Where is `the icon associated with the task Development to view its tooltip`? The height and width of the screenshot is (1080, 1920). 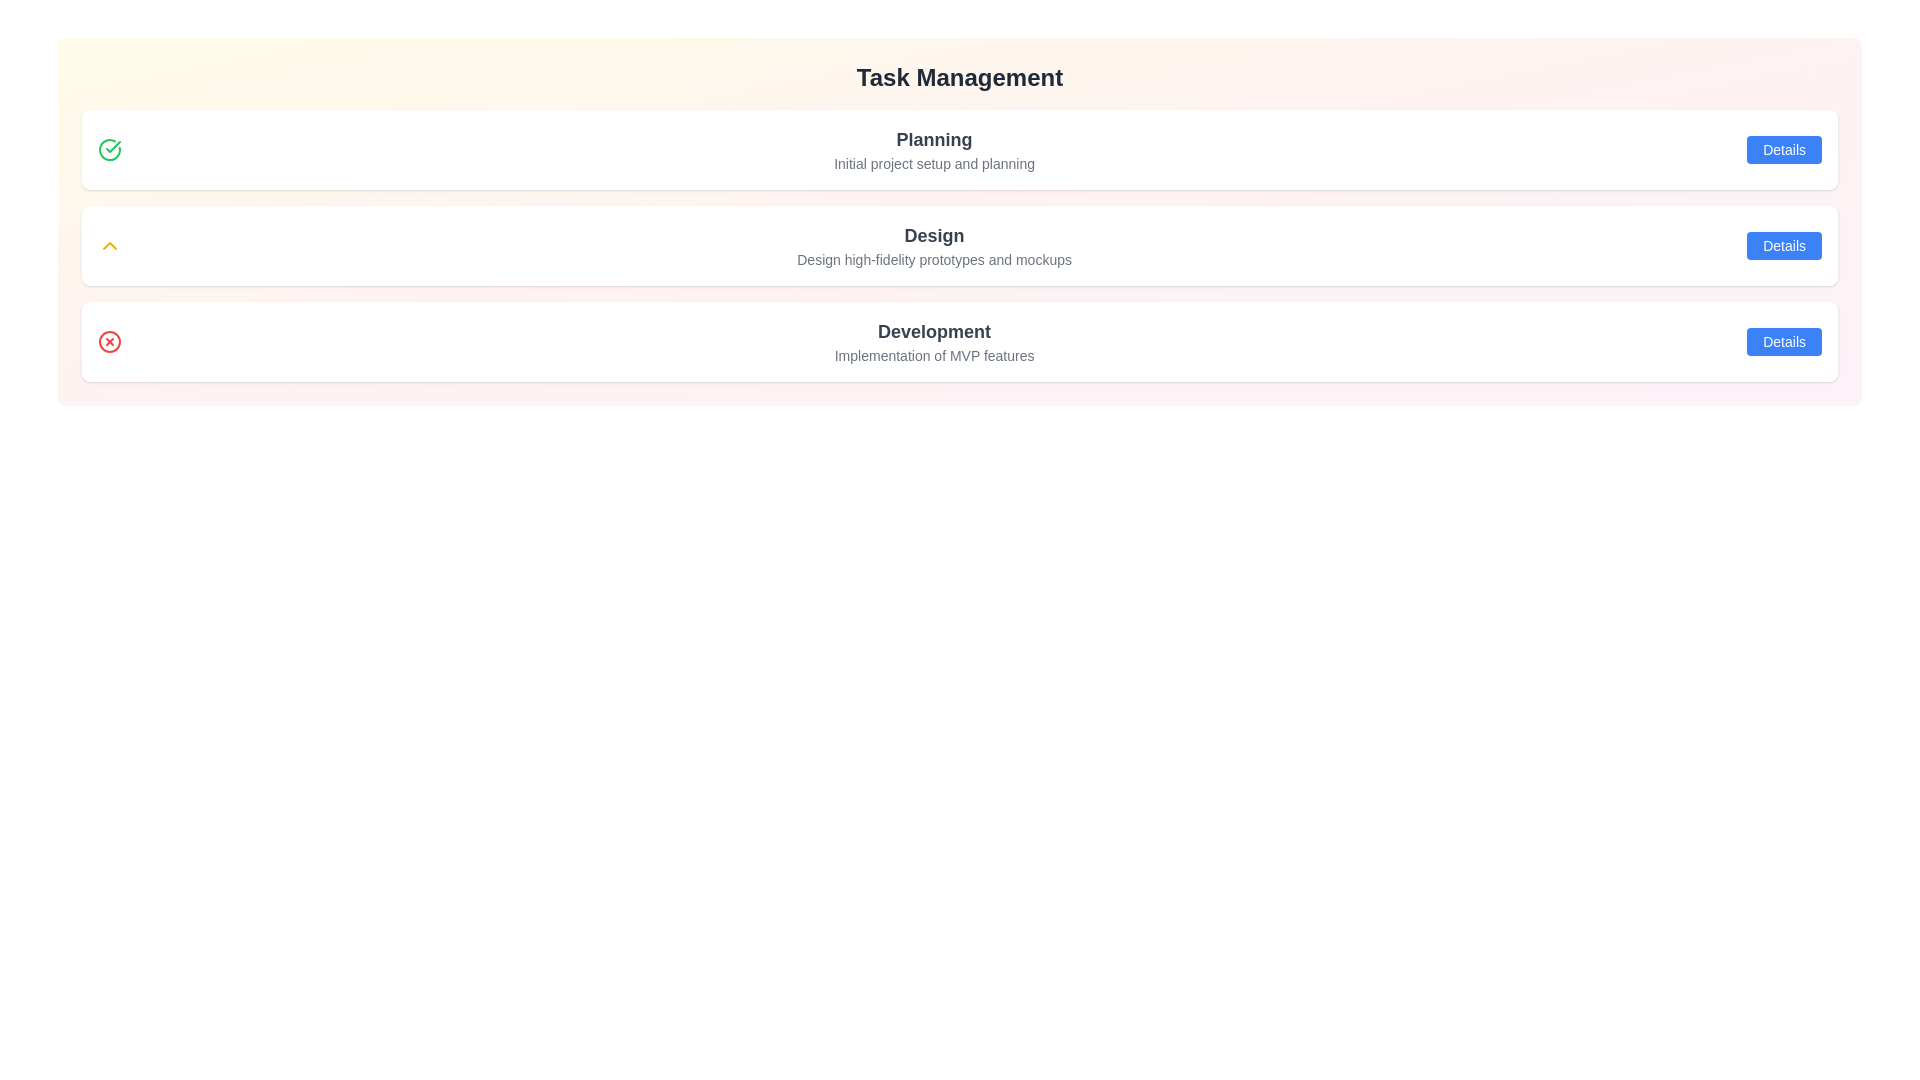 the icon associated with the task Development to view its tooltip is located at coordinates (109, 341).